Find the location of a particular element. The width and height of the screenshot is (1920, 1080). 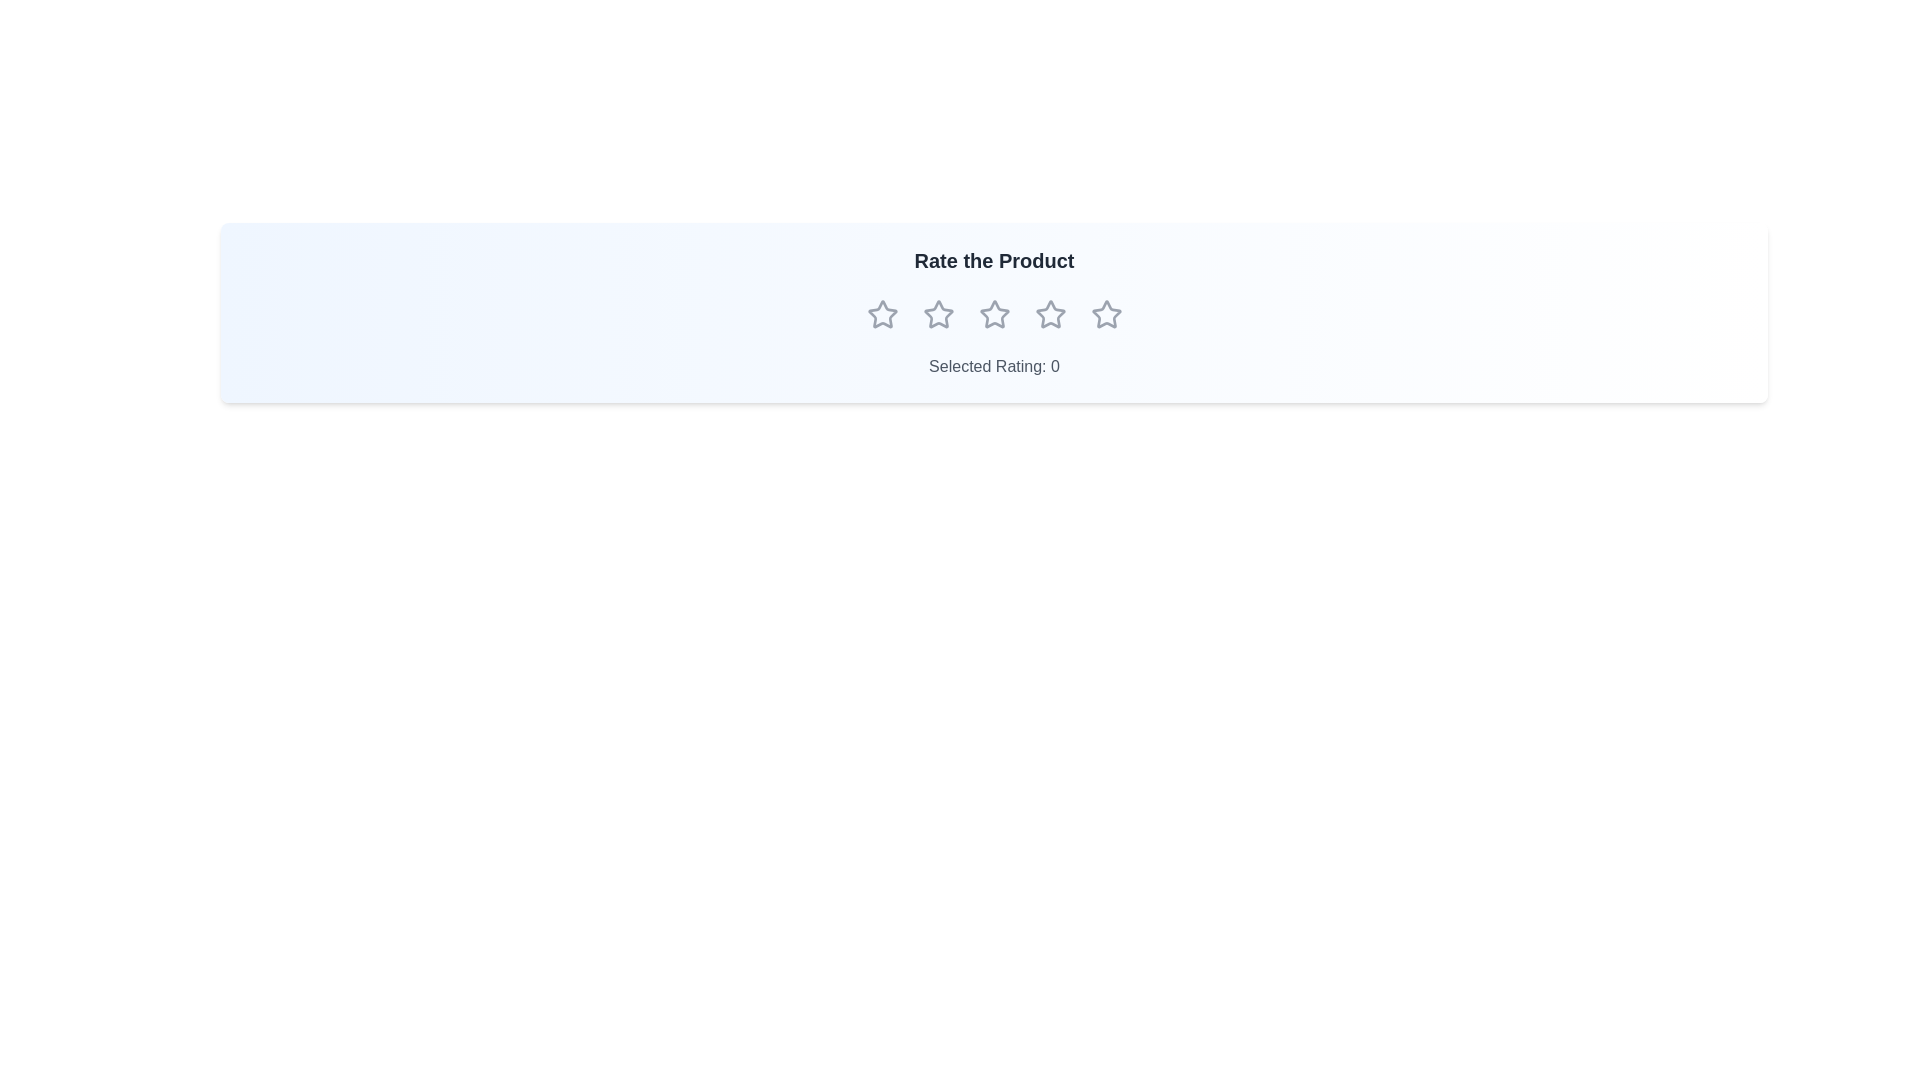

the first interactive rating star icon, which is outlined in grey and is part of a horizontal series of five stars is located at coordinates (881, 313).